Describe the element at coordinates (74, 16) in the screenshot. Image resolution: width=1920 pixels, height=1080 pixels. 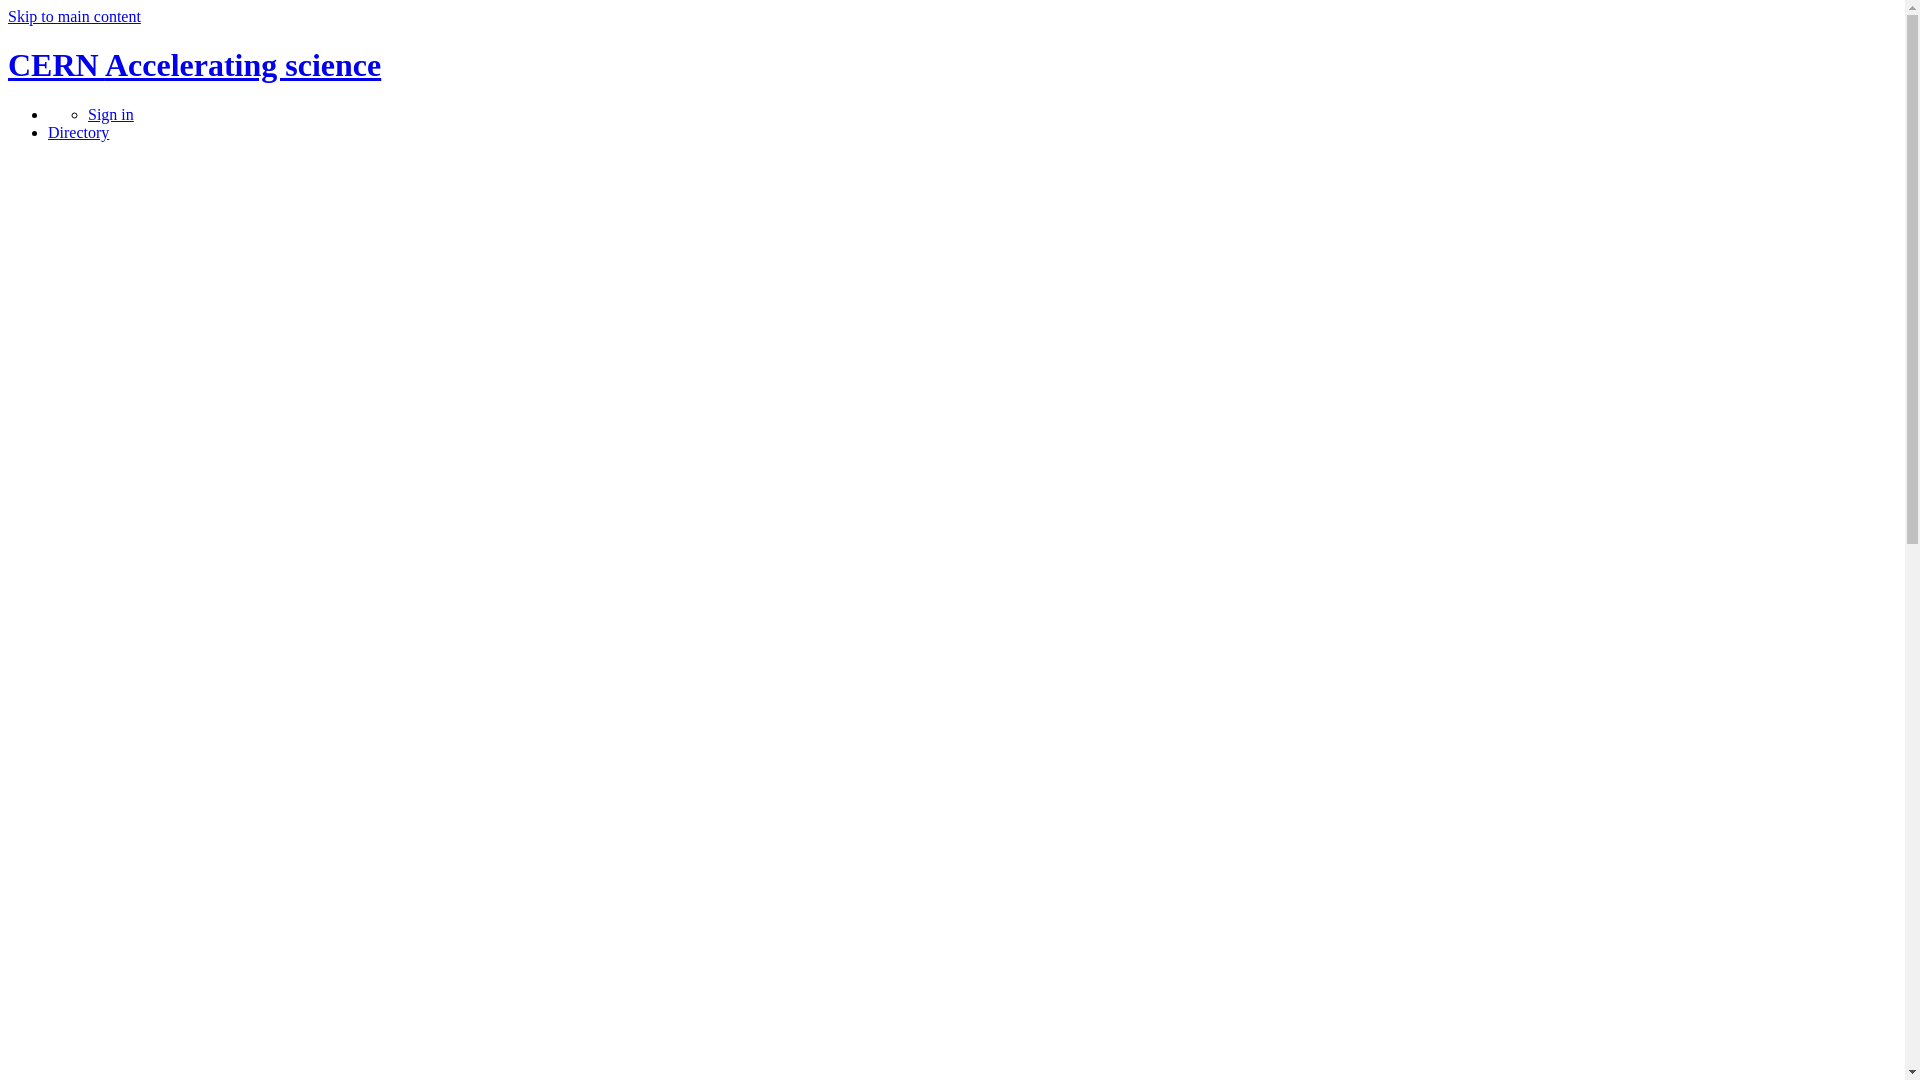
I see `'Skip to main content'` at that location.